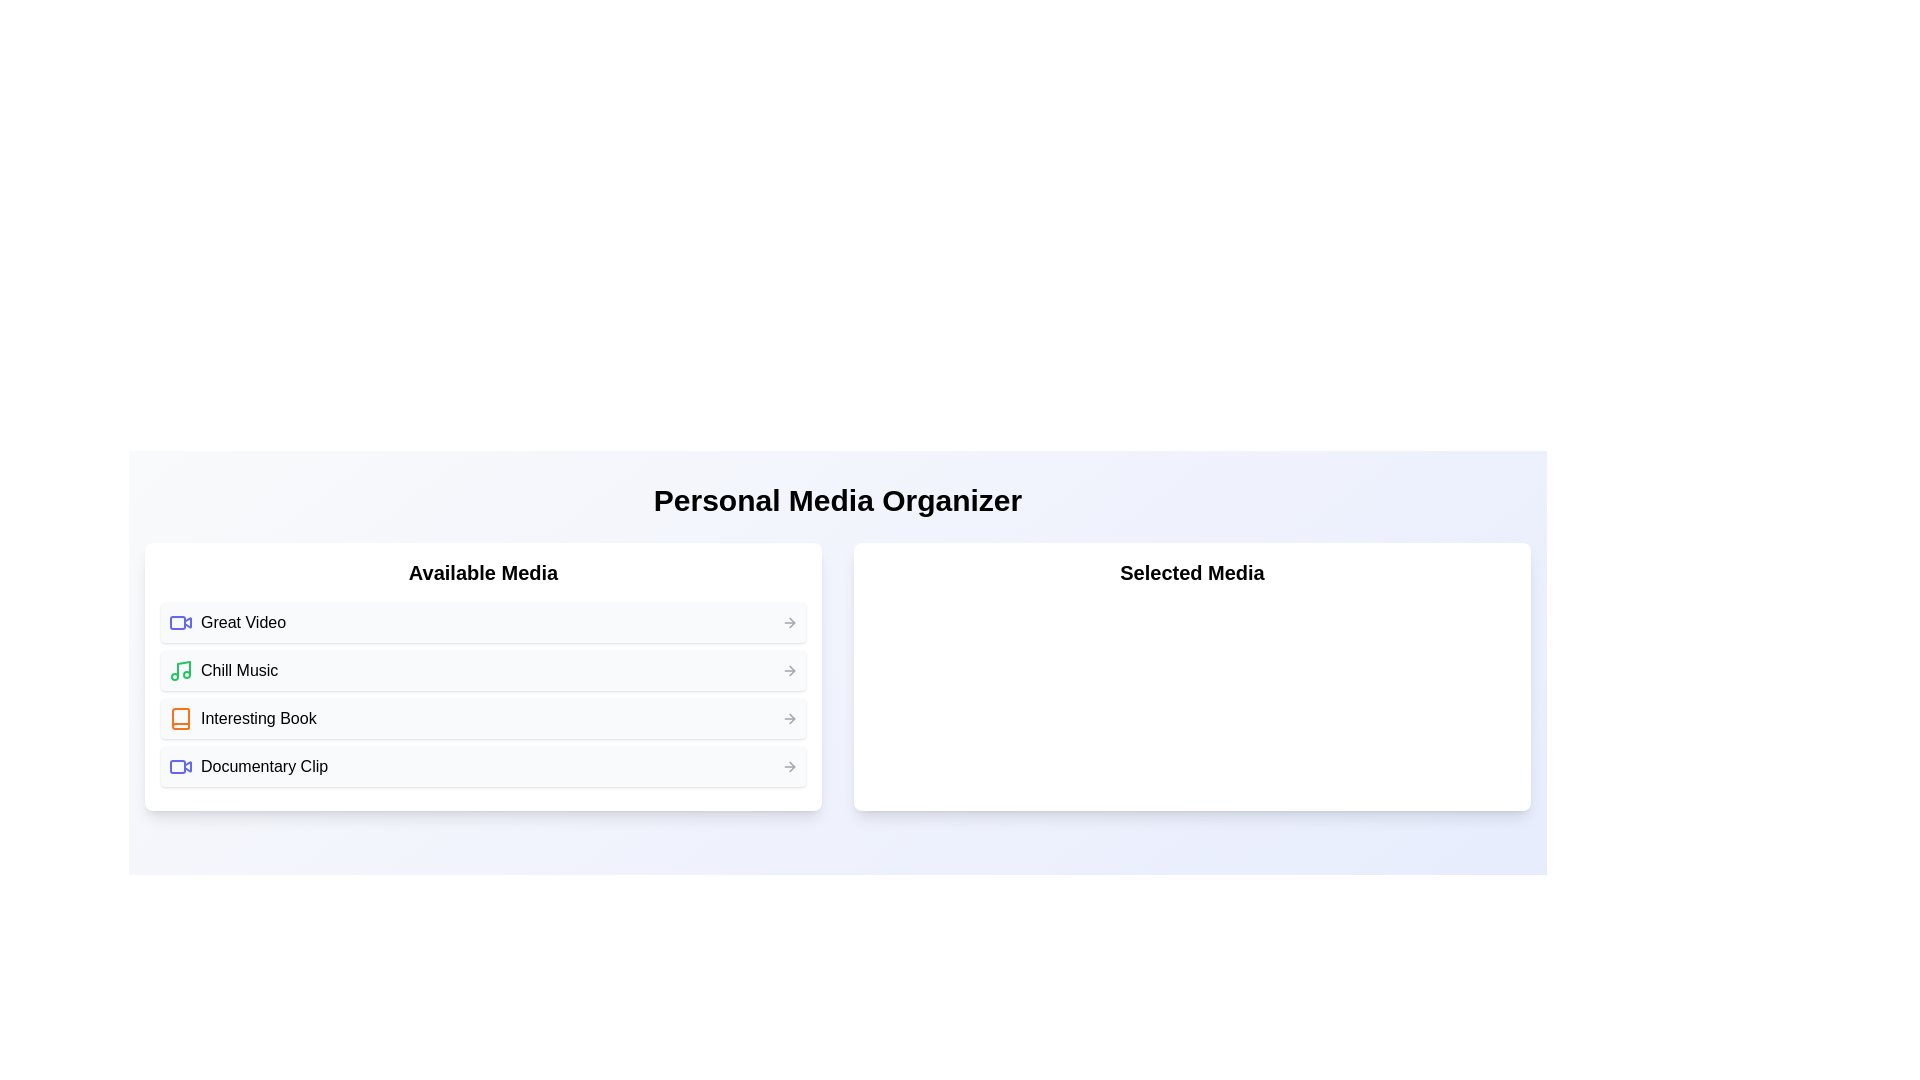  I want to click on the music note icon, represented by green lines and a circular note part, located in the 'Chill Music' row before the label 'Chill Music', so click(181, 671).